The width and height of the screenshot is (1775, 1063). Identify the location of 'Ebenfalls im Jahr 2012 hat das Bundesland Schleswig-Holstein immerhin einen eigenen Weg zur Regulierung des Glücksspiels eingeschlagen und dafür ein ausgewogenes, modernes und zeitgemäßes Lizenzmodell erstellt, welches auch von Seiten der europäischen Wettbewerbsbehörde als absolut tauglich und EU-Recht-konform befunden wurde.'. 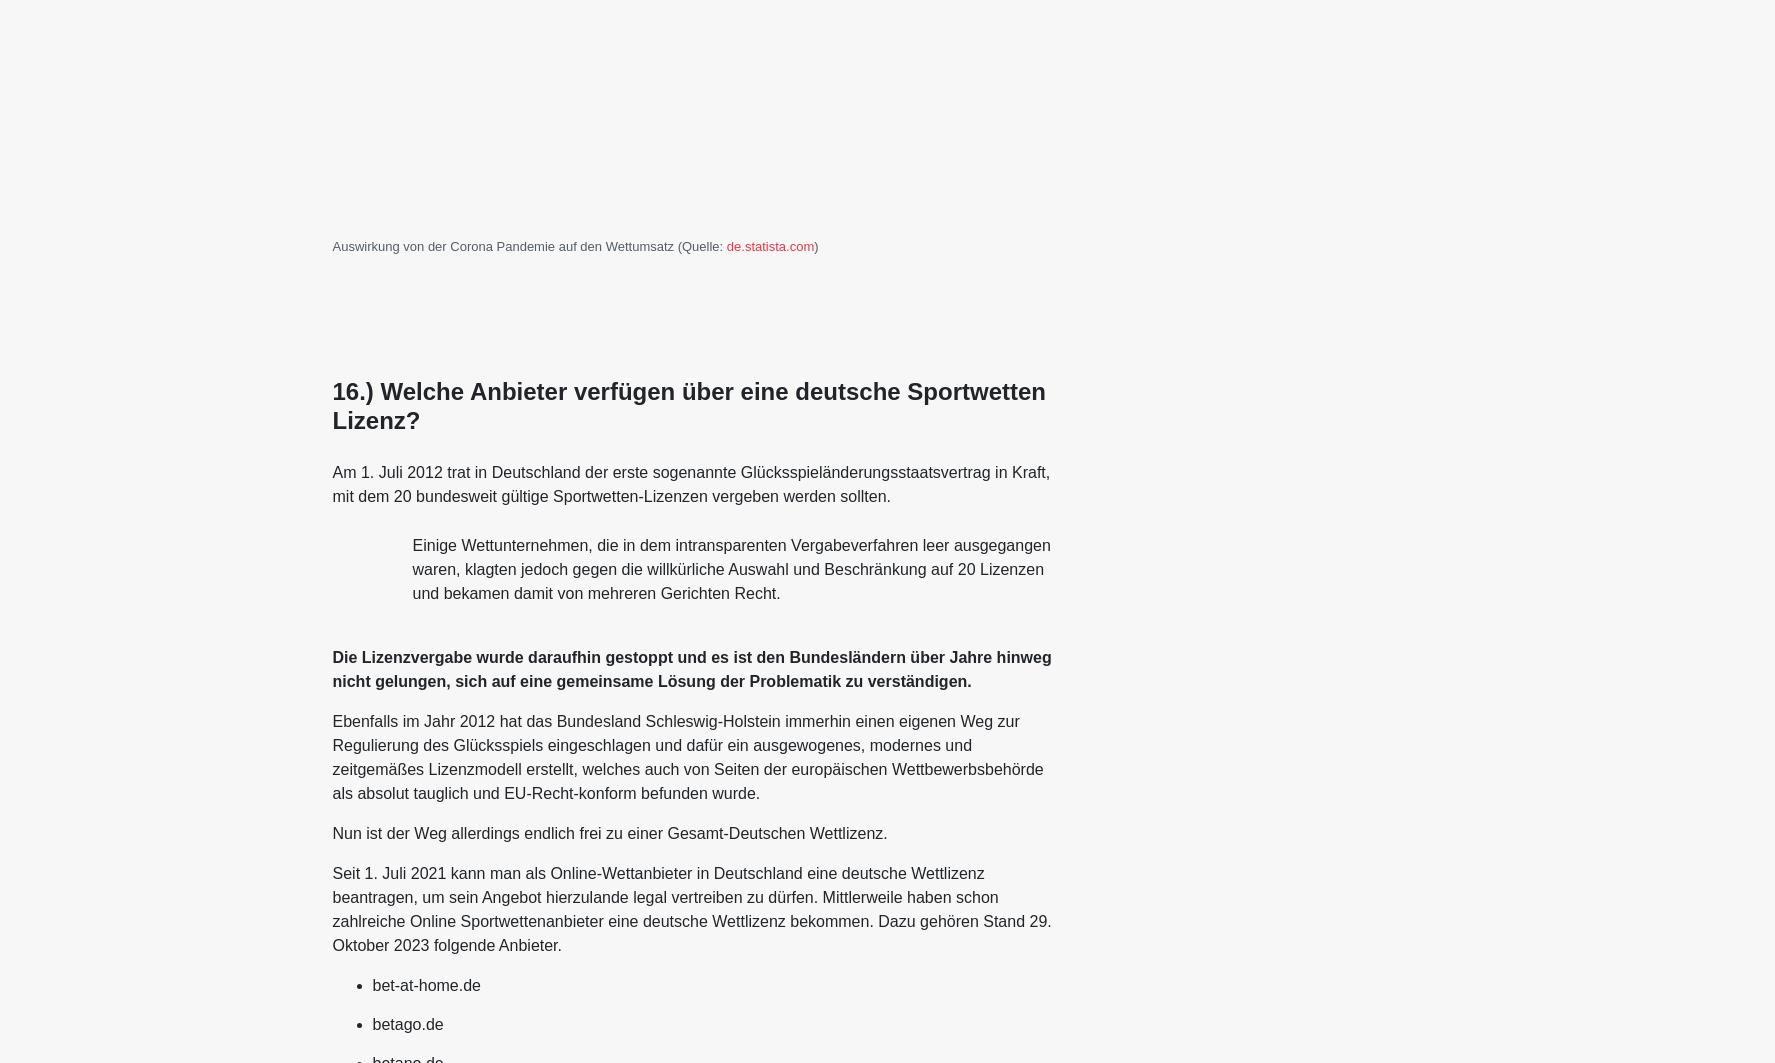
(686, 755).